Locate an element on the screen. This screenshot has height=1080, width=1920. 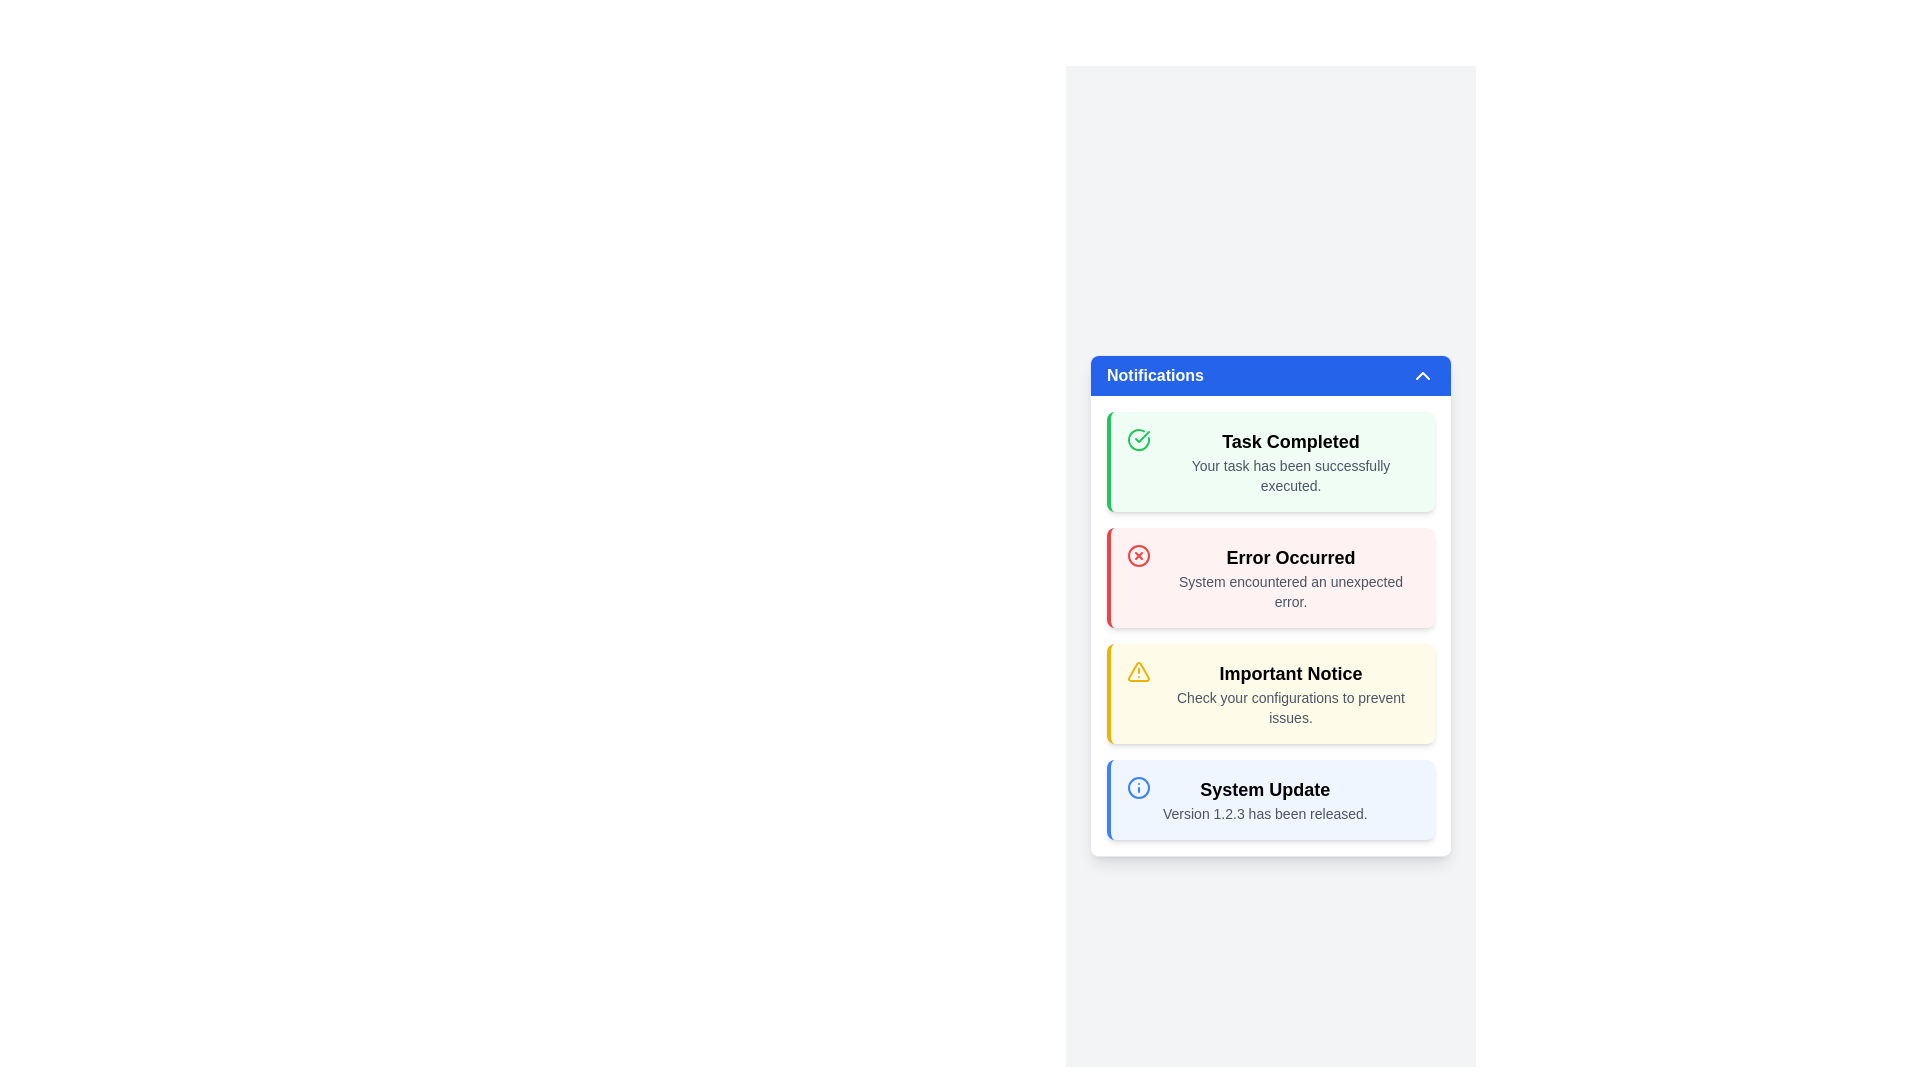
the circular icon with a thin blue outline and light blue fill, which is part of the 'System Update' notification at the bottom of the list is located at coordinates (1138, 786).